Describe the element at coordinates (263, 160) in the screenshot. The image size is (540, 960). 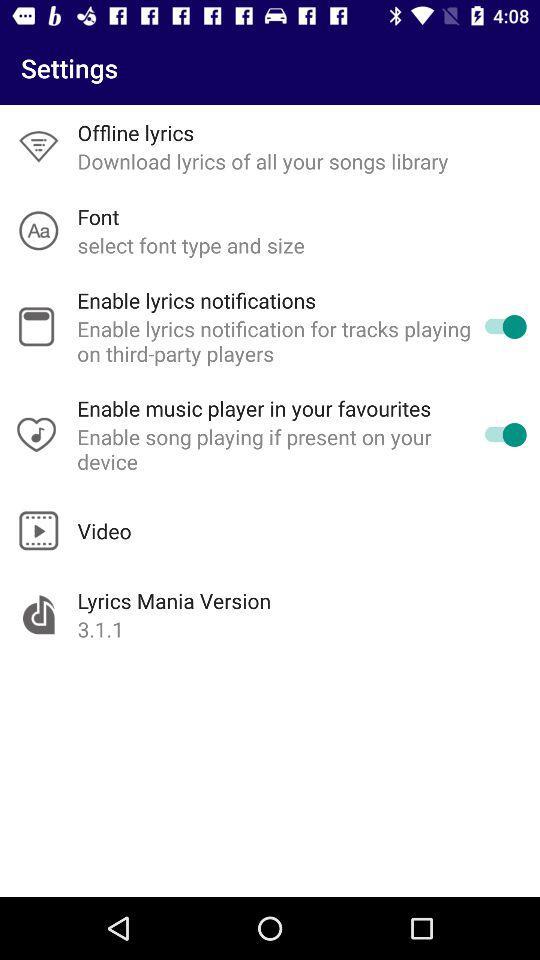
I see `the icon above font app` at that location.